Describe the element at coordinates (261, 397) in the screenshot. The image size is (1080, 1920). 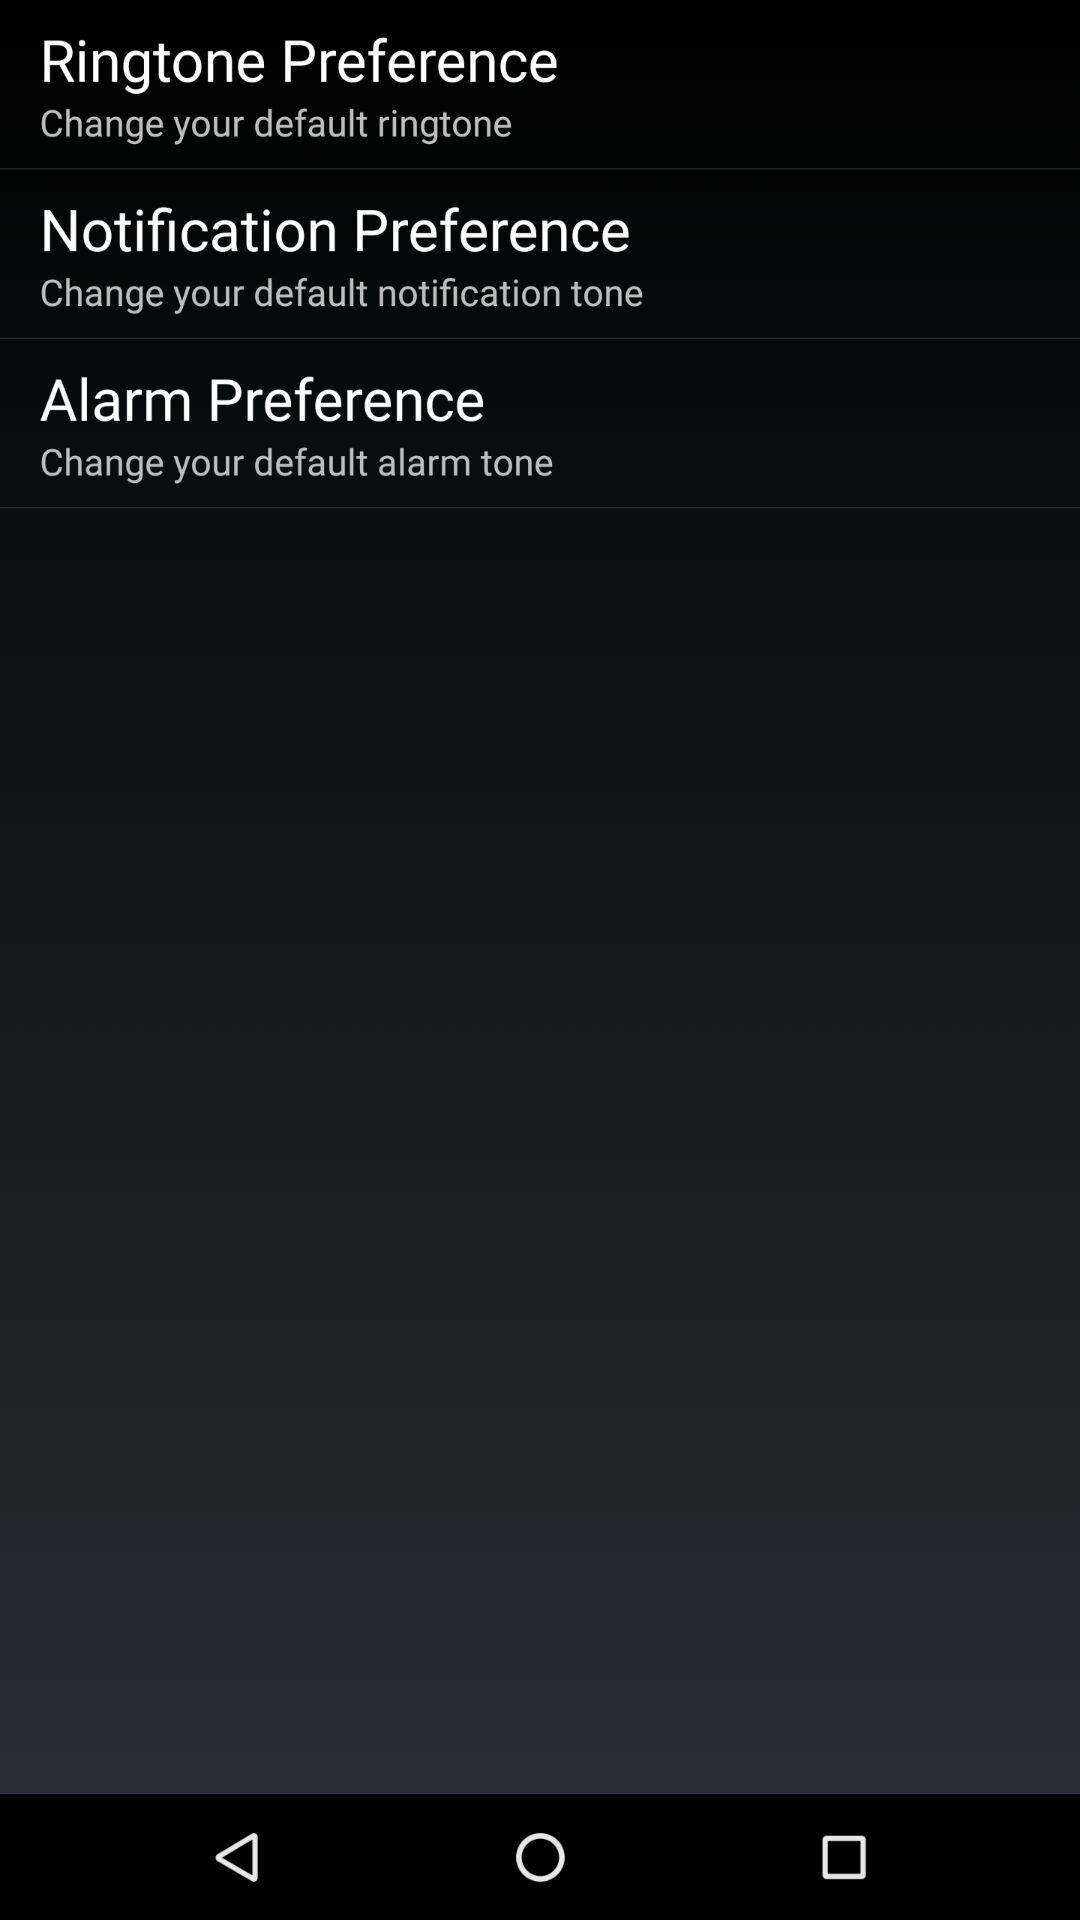
I see `the alarm preference` at that location.